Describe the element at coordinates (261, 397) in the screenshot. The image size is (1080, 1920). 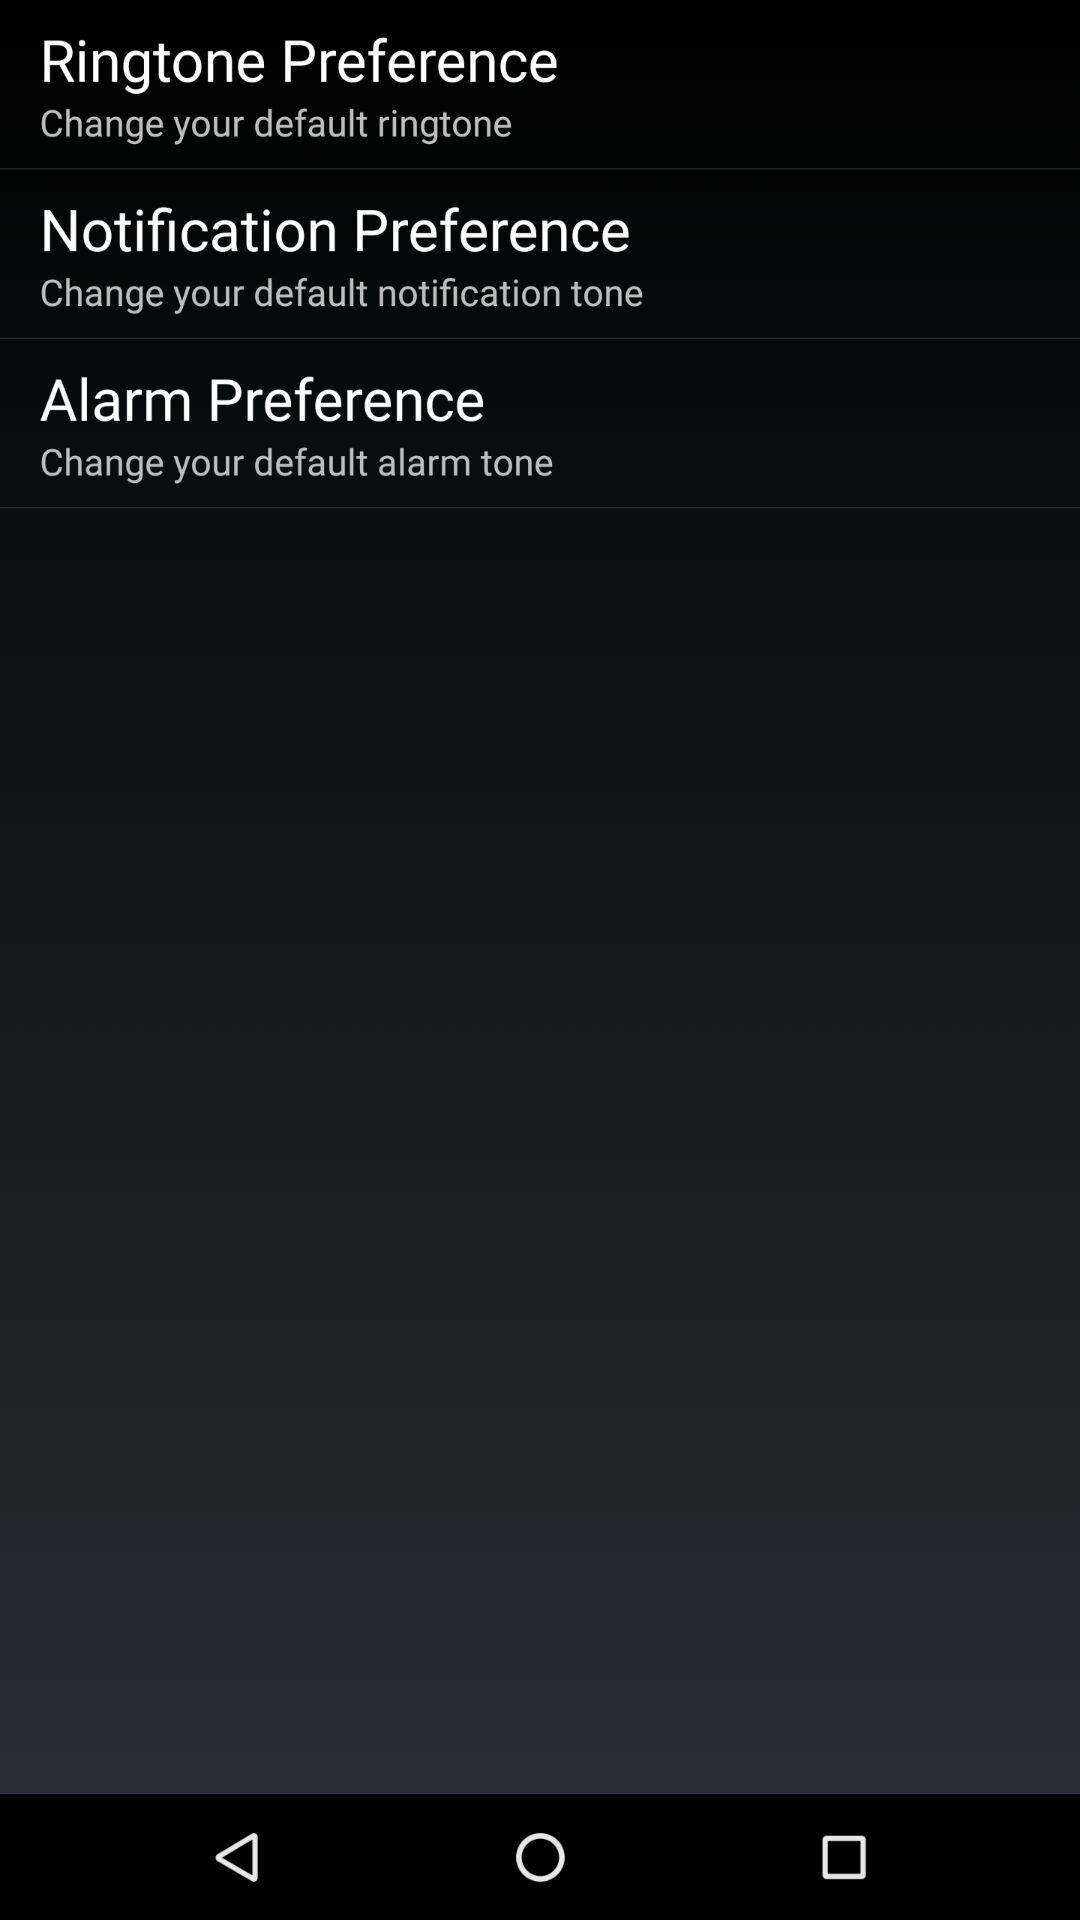
I see `the alarm preference` at that location.